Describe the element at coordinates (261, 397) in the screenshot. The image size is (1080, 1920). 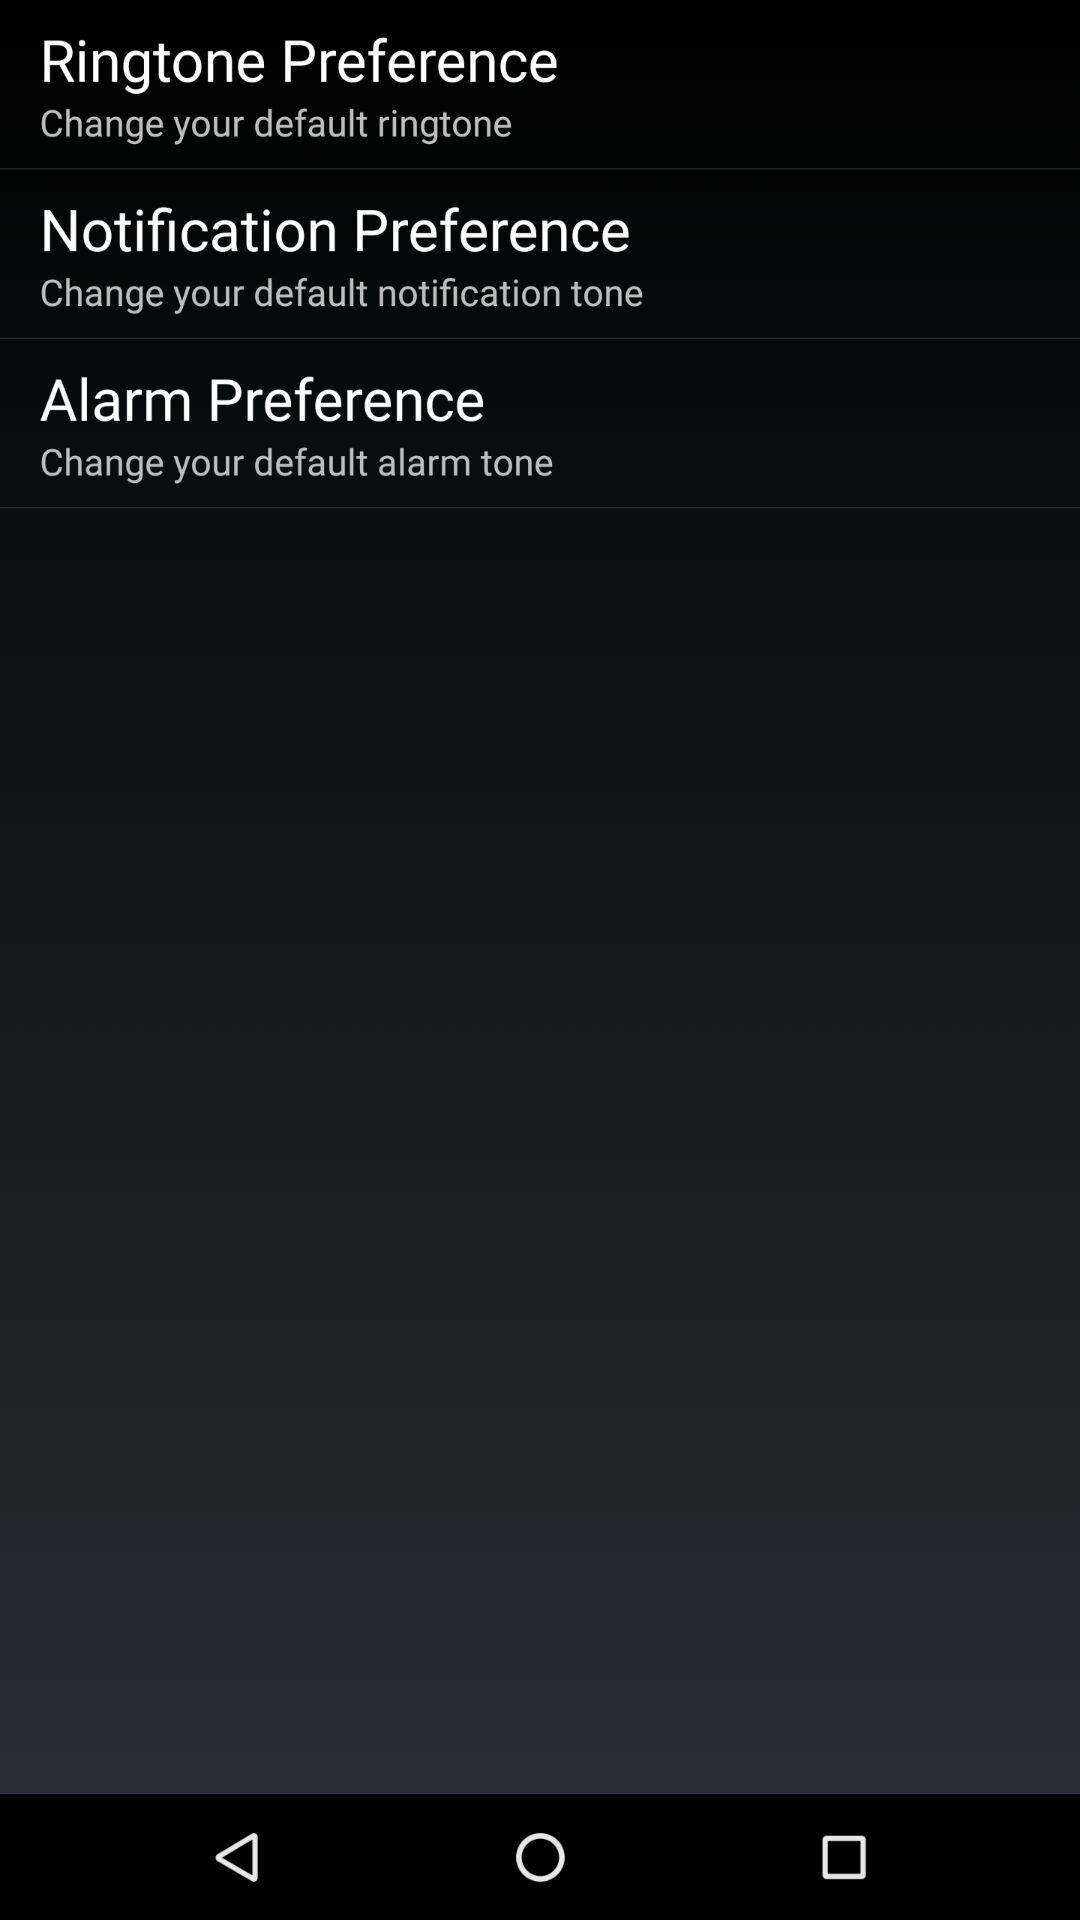
I see `the alarm preference` at that location.